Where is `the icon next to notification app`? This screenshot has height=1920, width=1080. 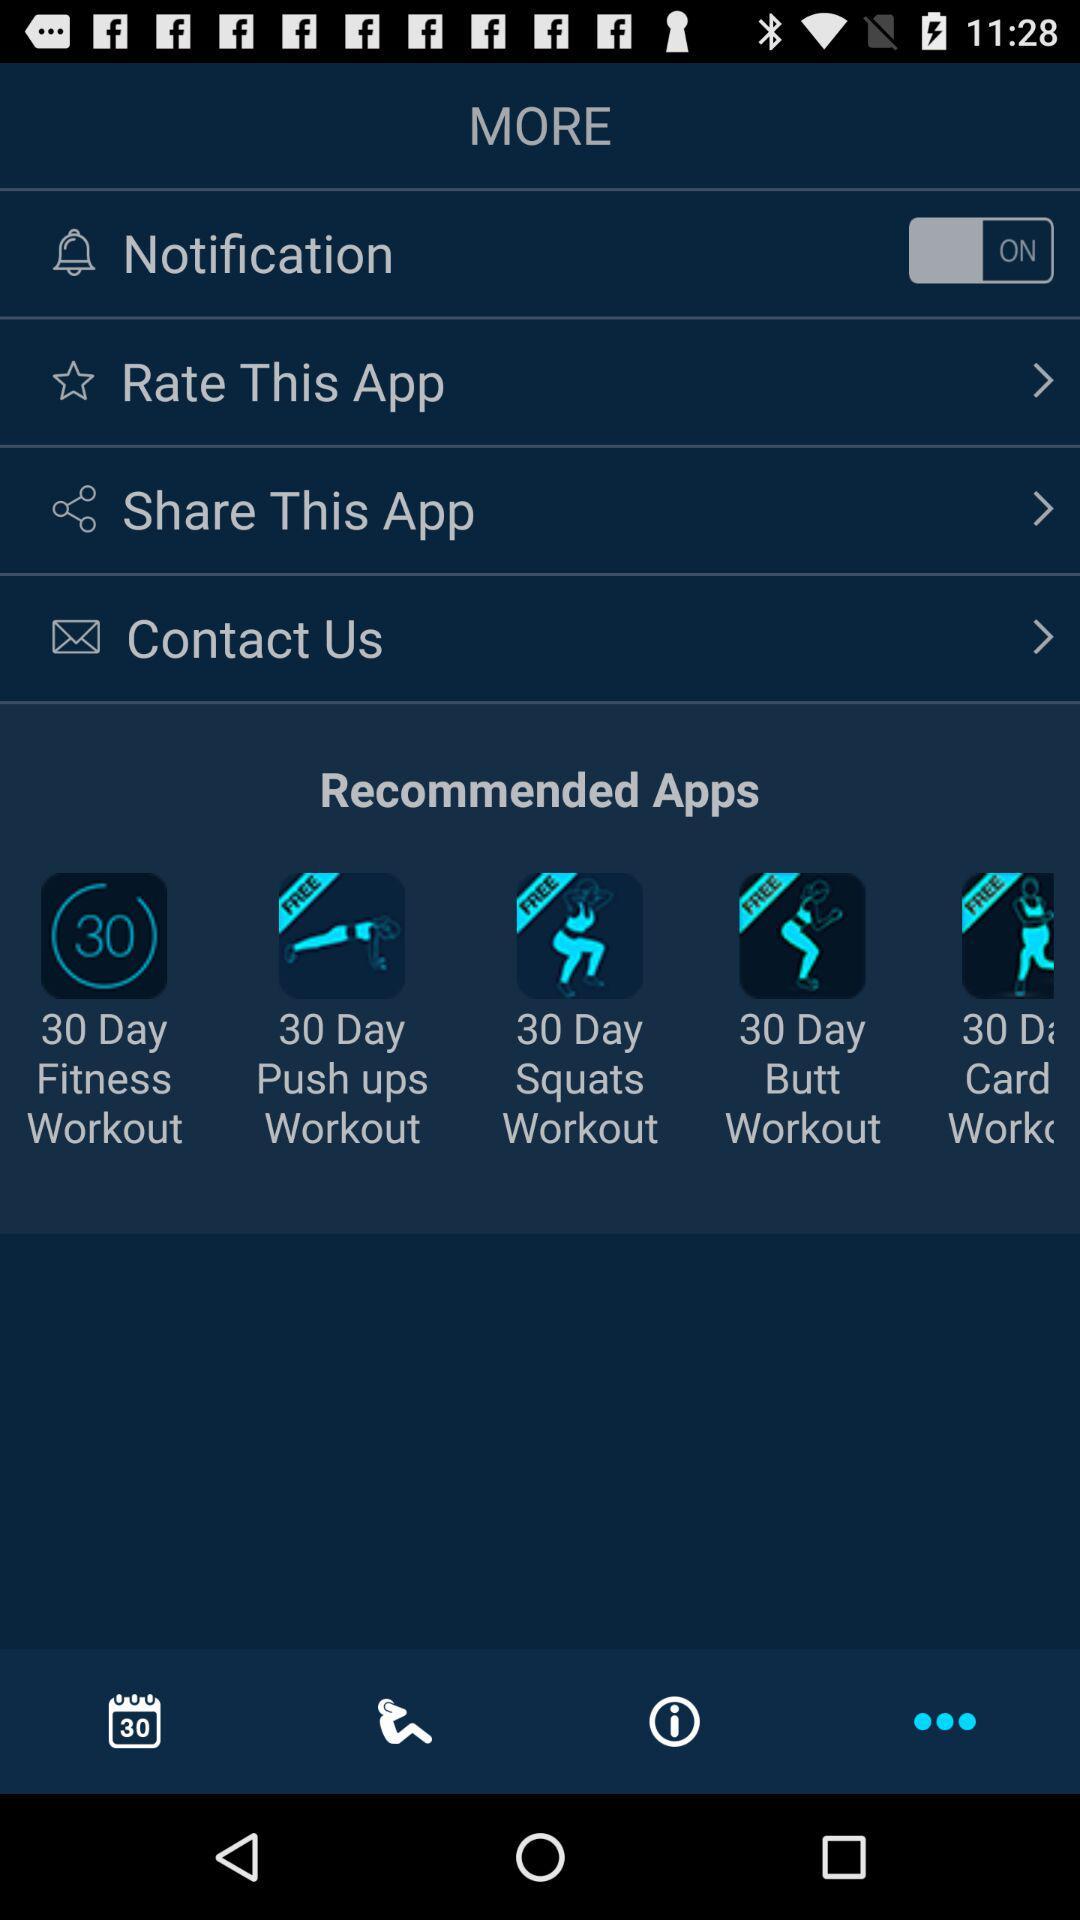 the icon next to notification app is located at coordinates (980, 249).